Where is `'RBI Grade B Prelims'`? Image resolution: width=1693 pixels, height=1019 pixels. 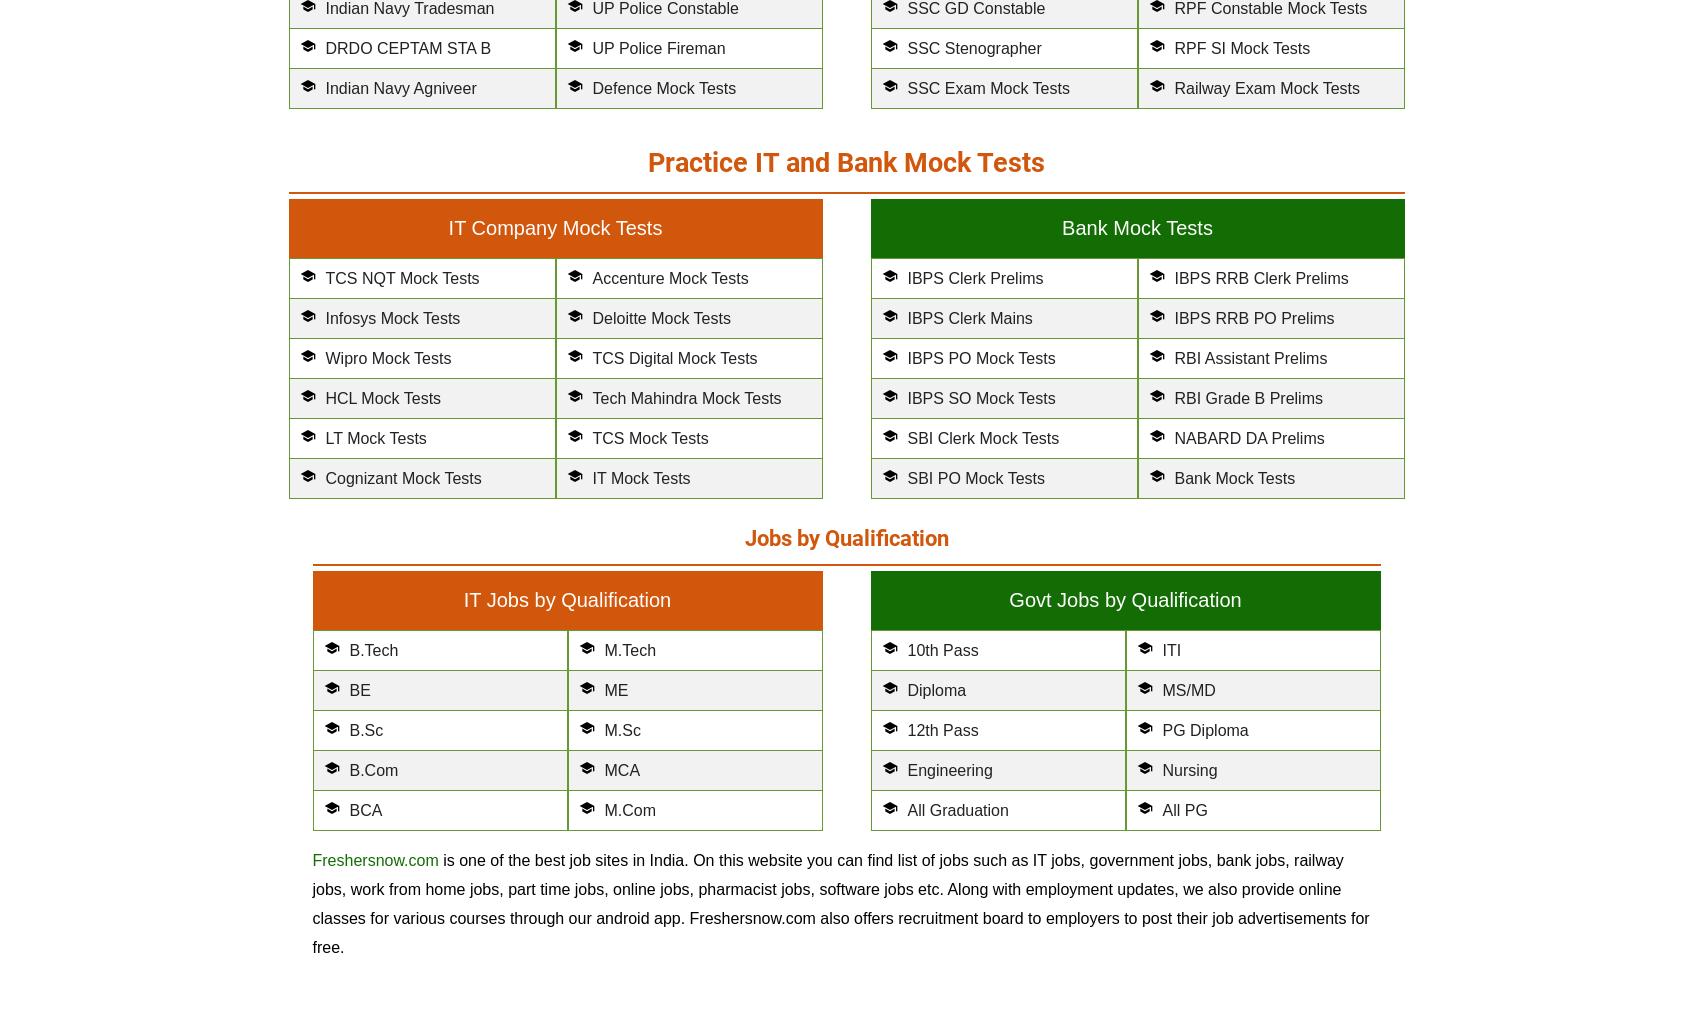
'RBI Grade B Prelims' is located at coordinates (1248, 397).